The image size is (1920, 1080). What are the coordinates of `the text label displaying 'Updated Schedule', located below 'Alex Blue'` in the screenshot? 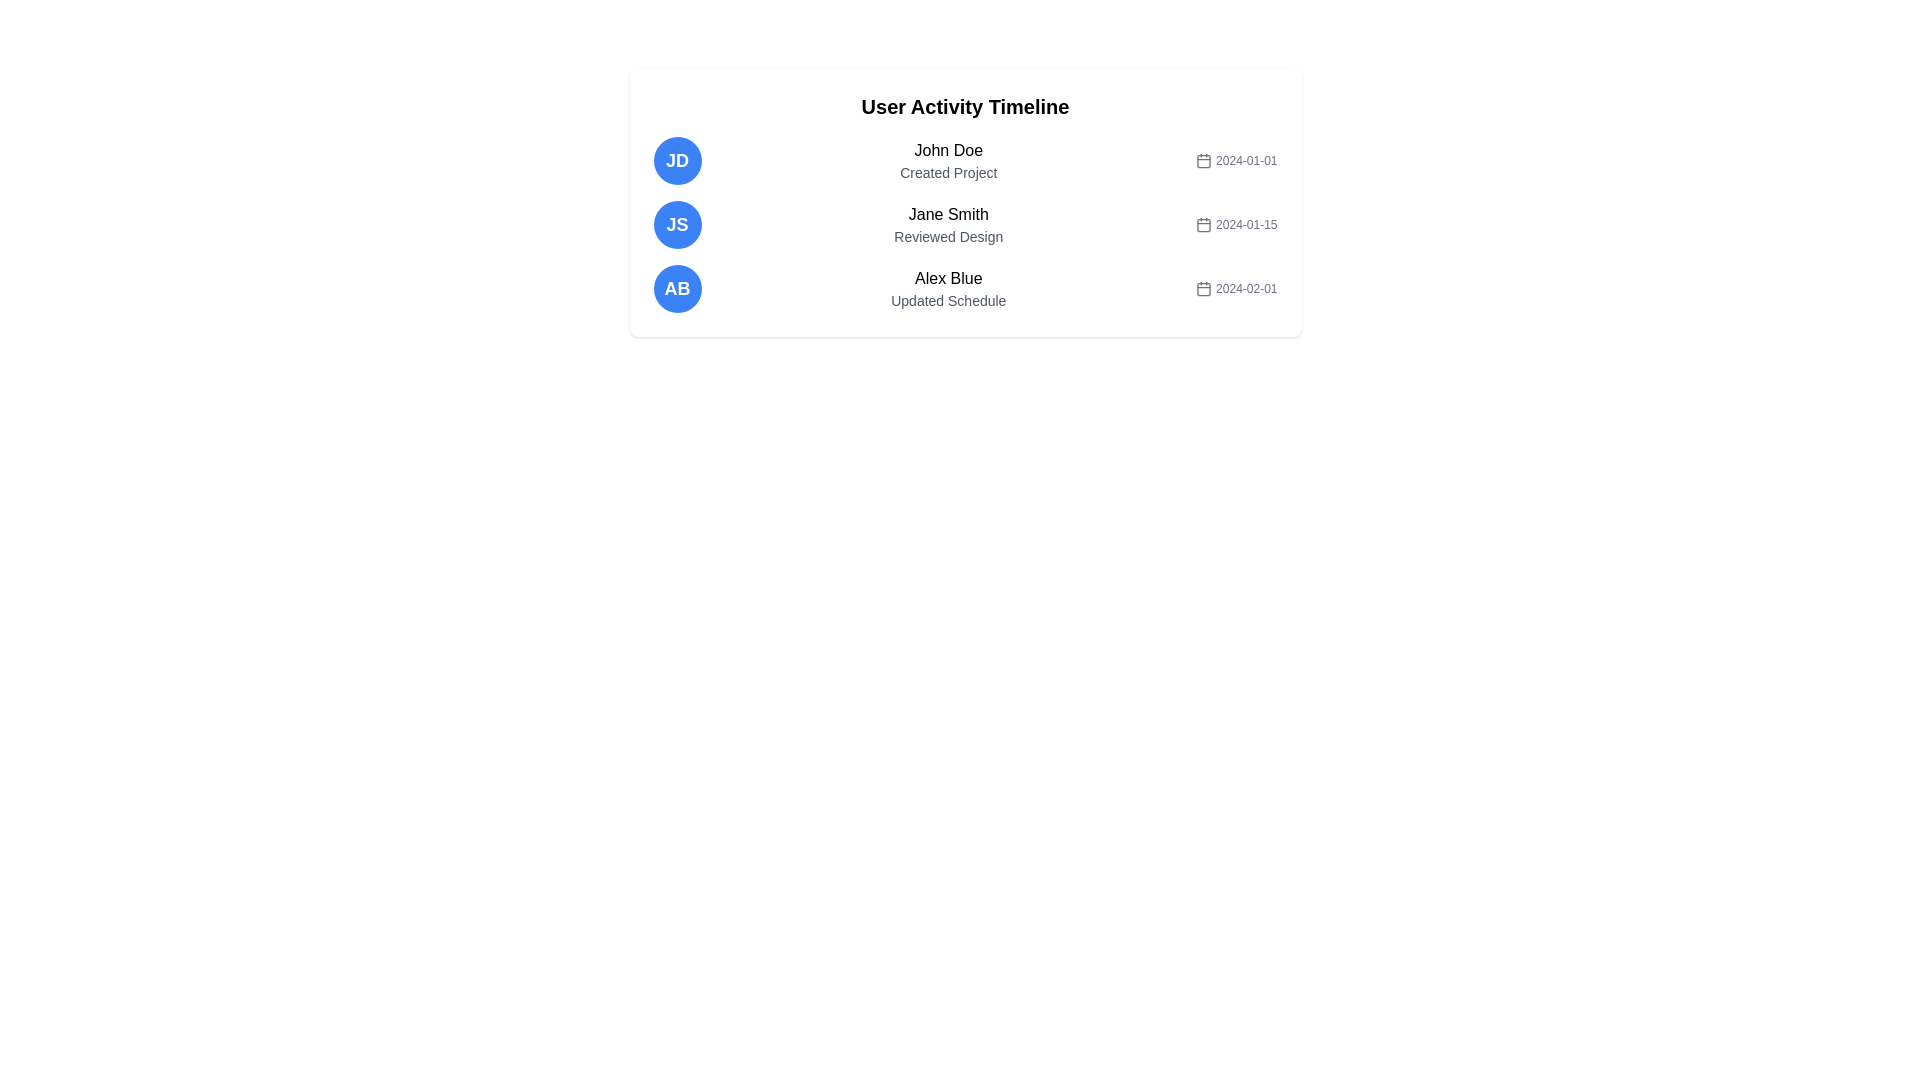 It's located at (947, 300).